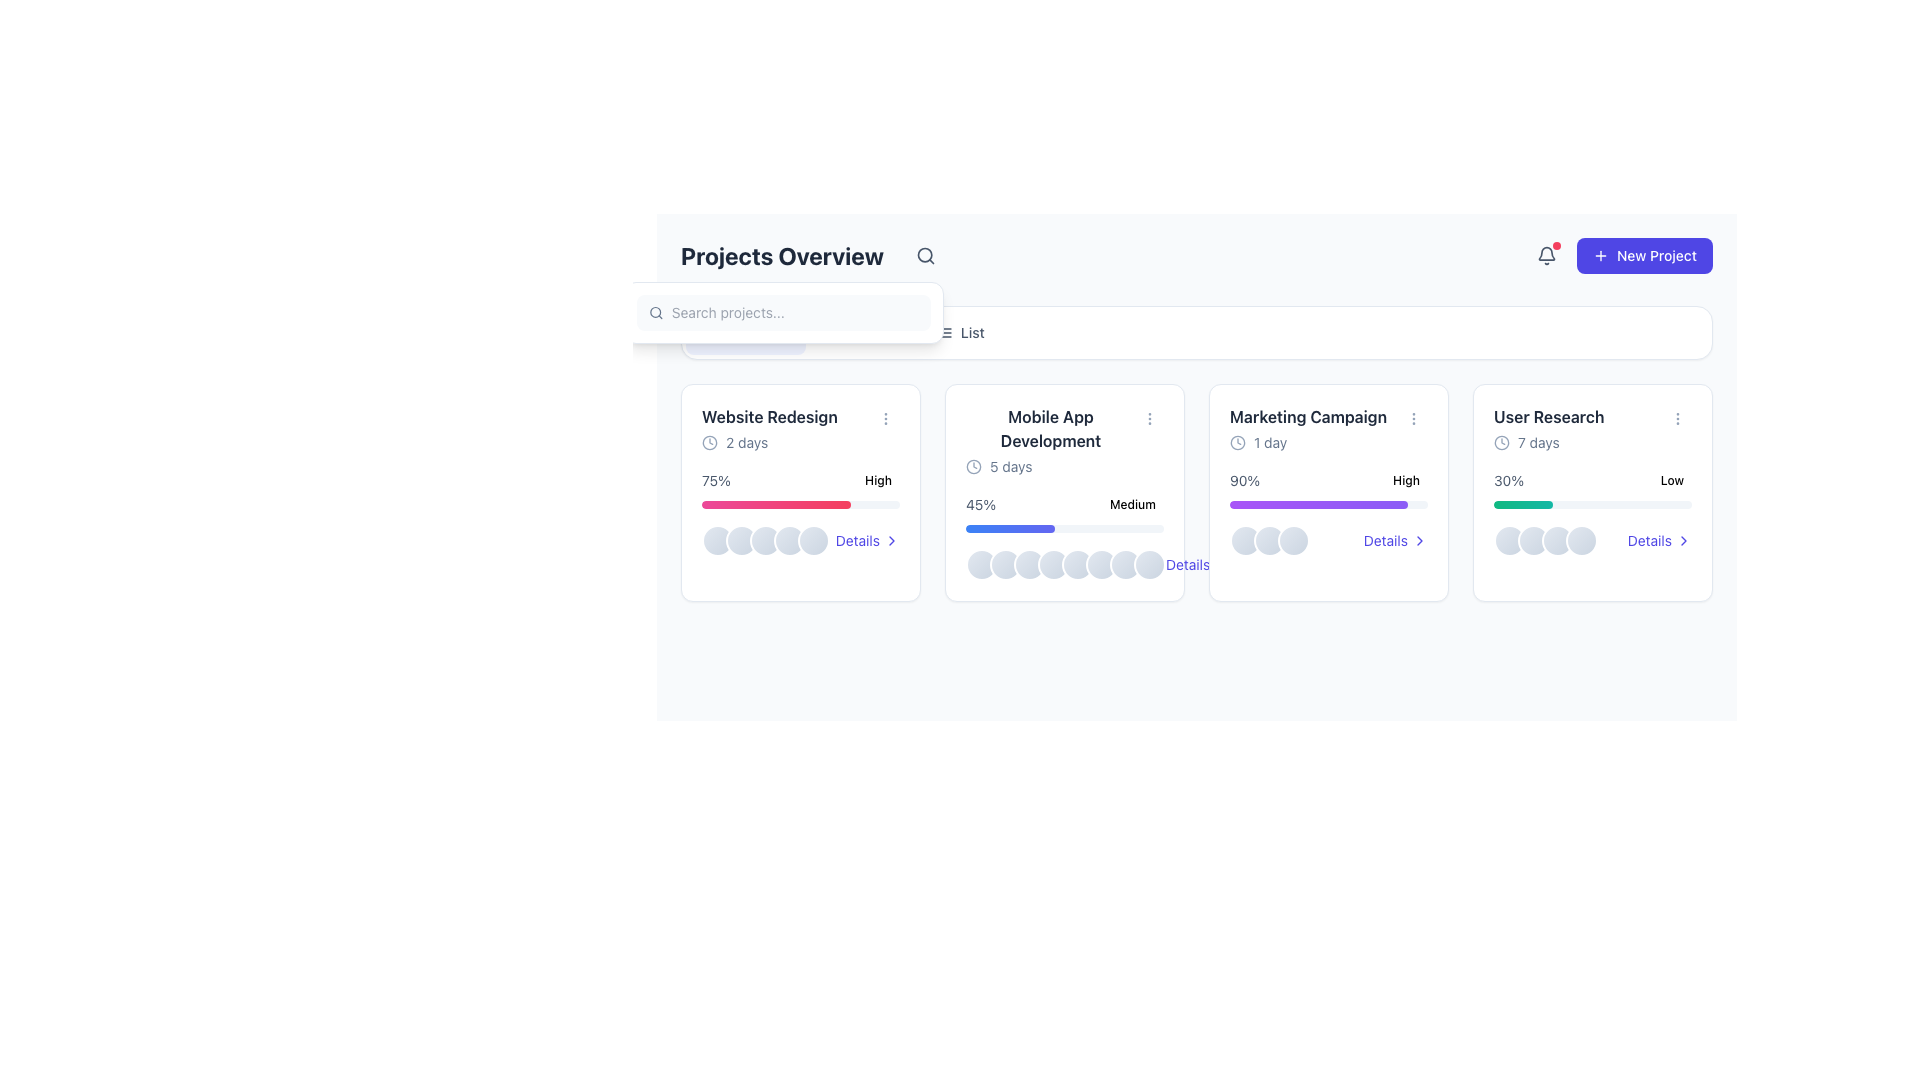 This screenshot has height=1080, width=1920. I want to click on the notification bell icon, which is gray and accompanied by a red badge indicating unread notifications, so click(1545, 254).